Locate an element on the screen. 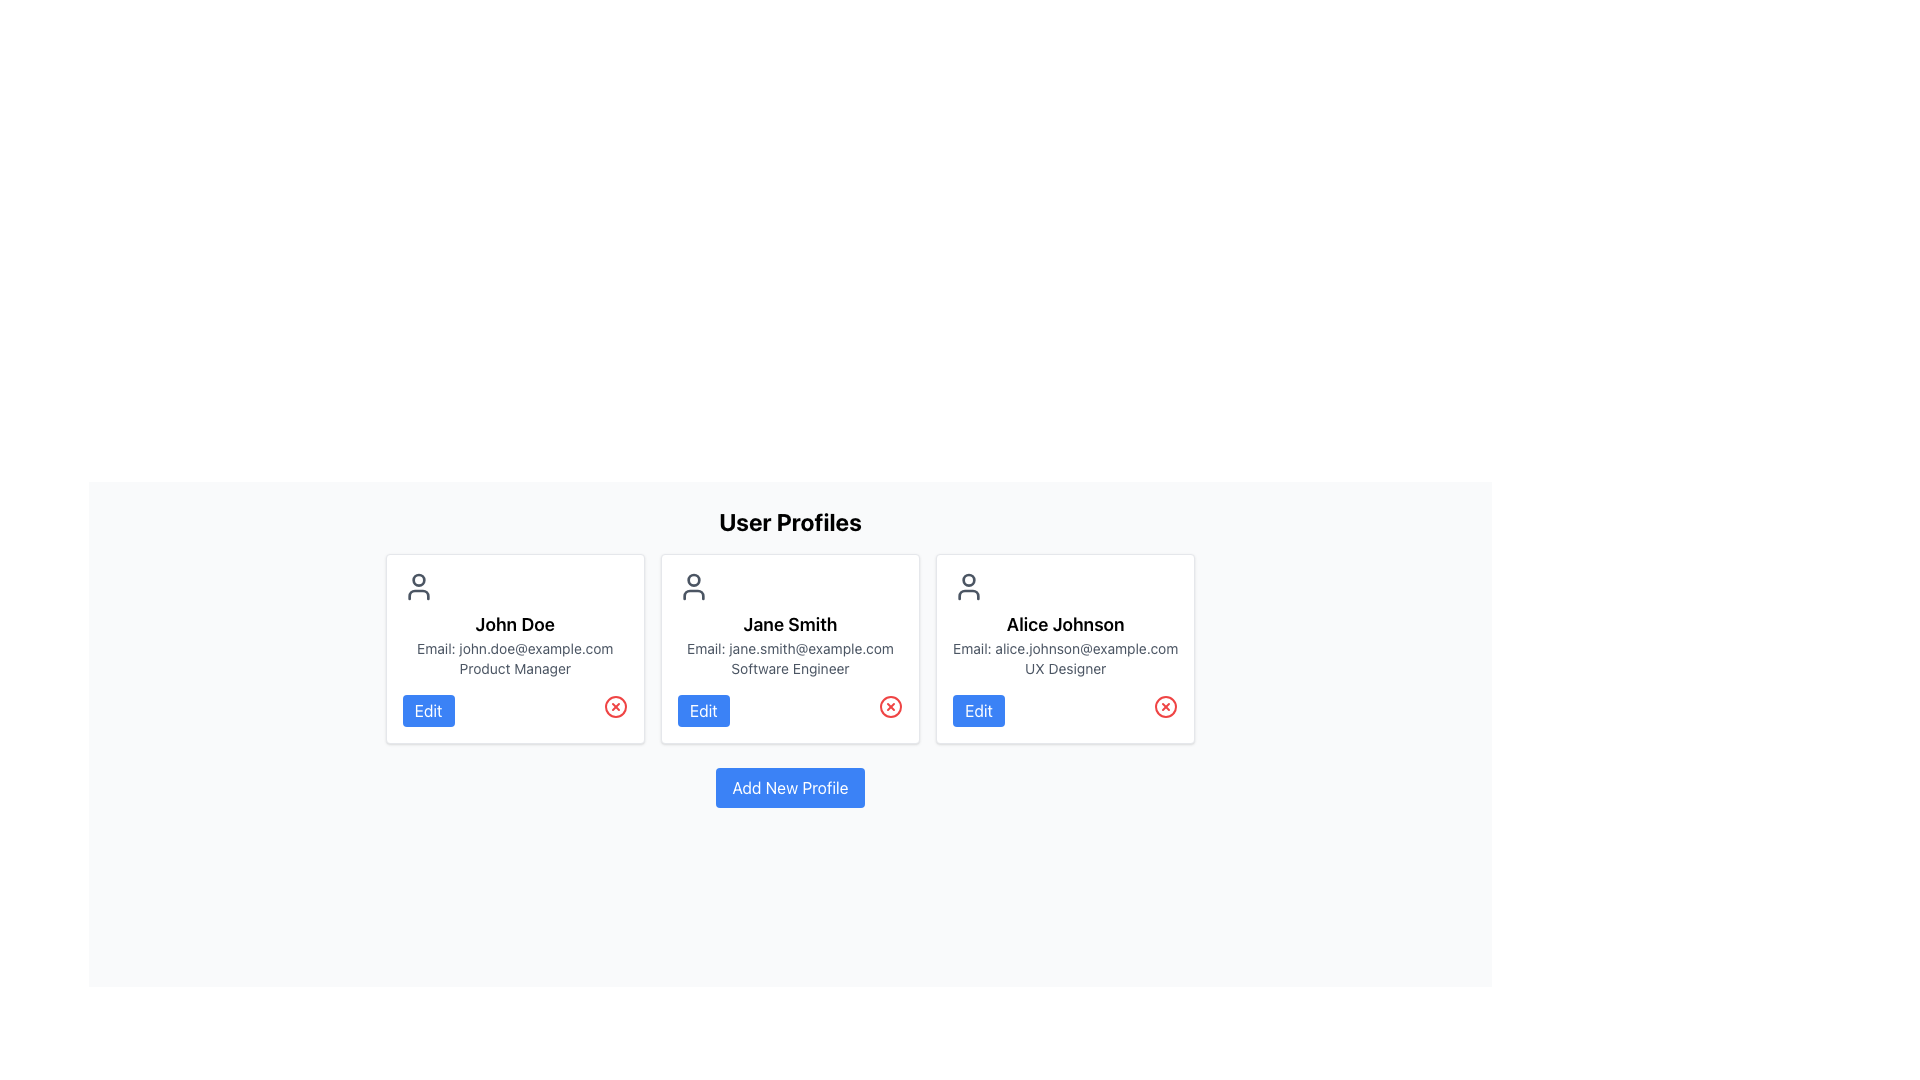 The height and width of the screenshot is (1080, 1920). the circular graphic representing Jane Smith's avatar within the middle user profile card, which is centrally located in the larger outlined user icon is located at coordinates (693, 580).